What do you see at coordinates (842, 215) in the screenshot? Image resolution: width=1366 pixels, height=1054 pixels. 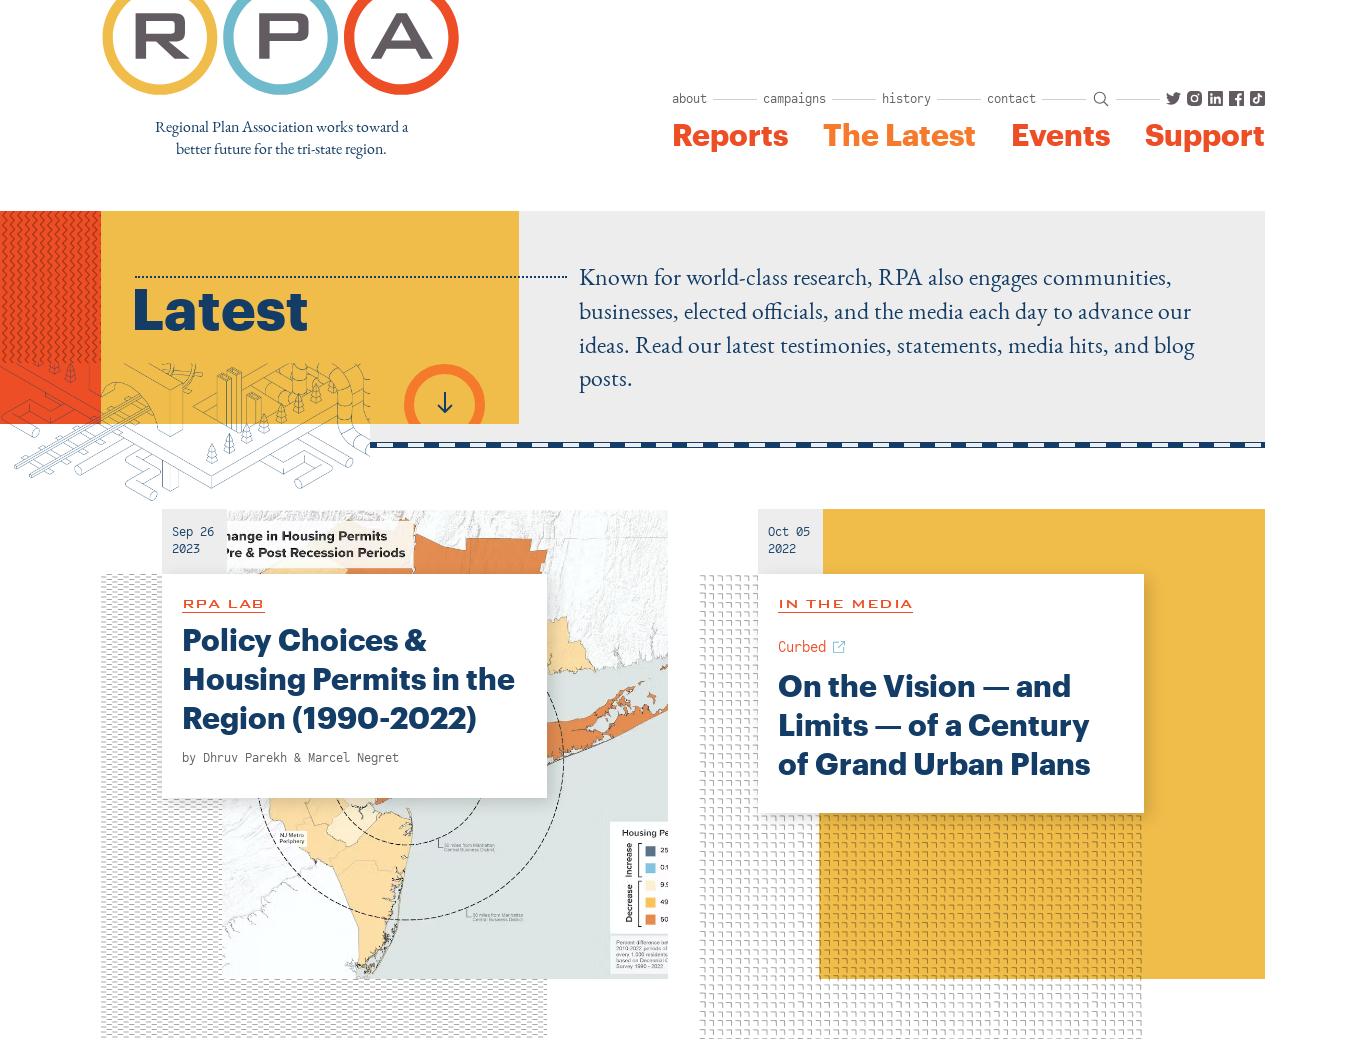 I see `'Centennial'` at bounding box center [842, 215].